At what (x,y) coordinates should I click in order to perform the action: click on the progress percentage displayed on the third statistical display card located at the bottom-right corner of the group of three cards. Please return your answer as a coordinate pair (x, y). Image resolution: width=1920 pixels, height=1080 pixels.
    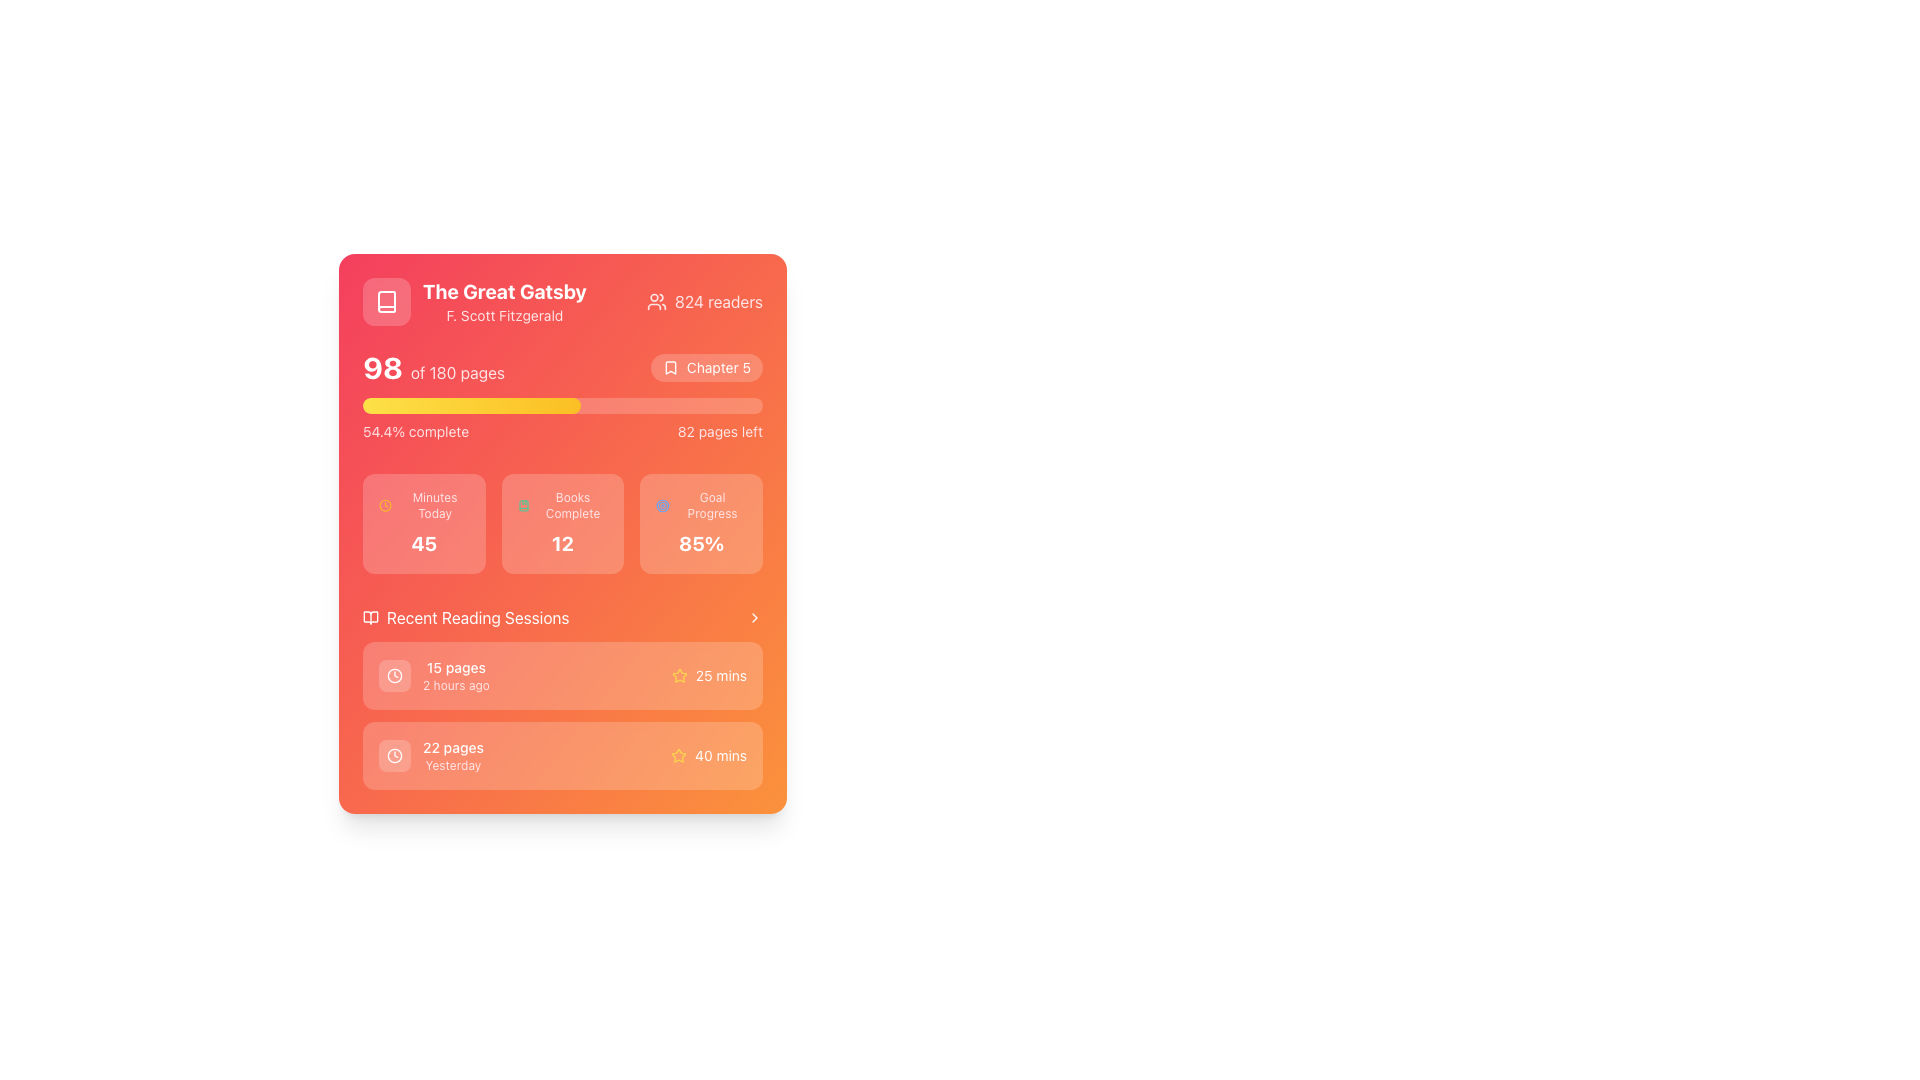
    Looking at the image, I should click on (701, 523).